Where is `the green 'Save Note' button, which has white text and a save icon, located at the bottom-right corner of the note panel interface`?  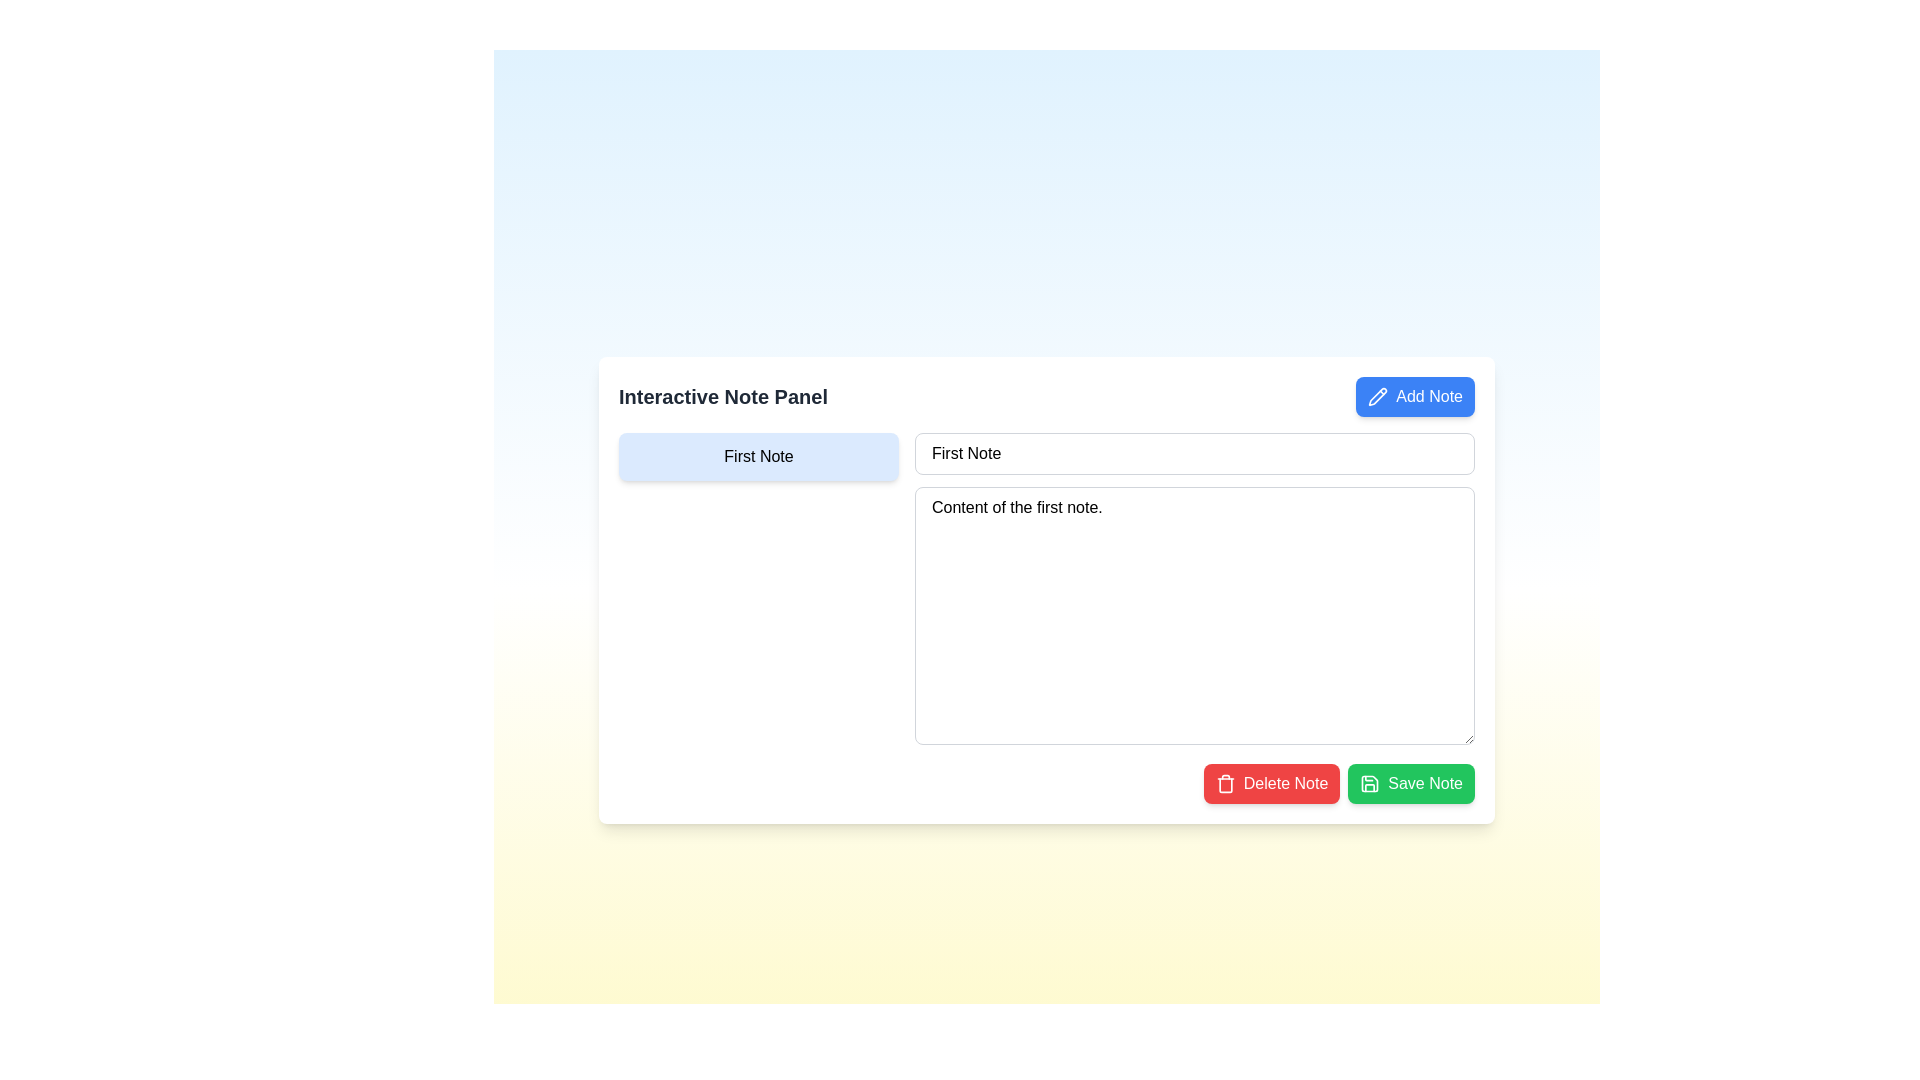 the green 'Save Note' button, which has white text and a save icon, located at the bottom-right corner of the note panel interface is located at coordinates (1410, 782).